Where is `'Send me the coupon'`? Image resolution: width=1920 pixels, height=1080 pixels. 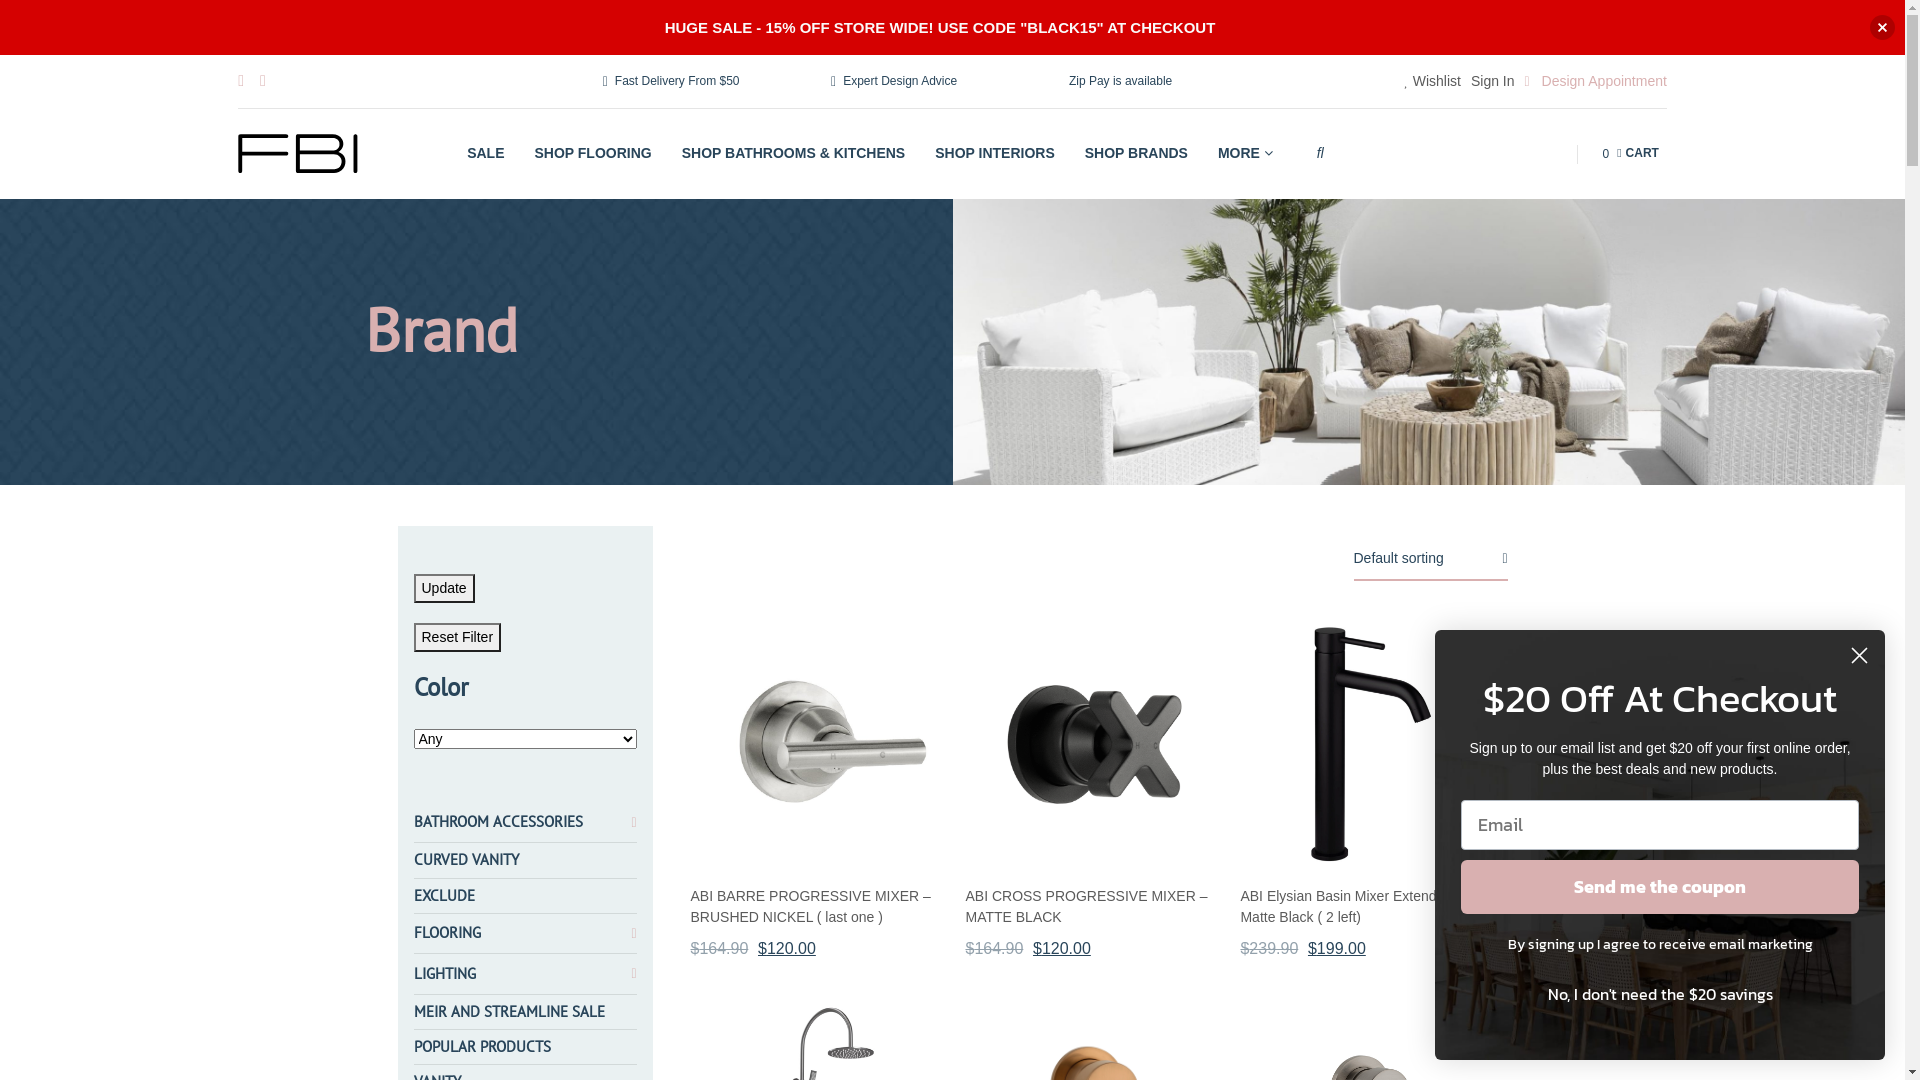
'Send me the coupon' is located at coordinates (1660, 886).